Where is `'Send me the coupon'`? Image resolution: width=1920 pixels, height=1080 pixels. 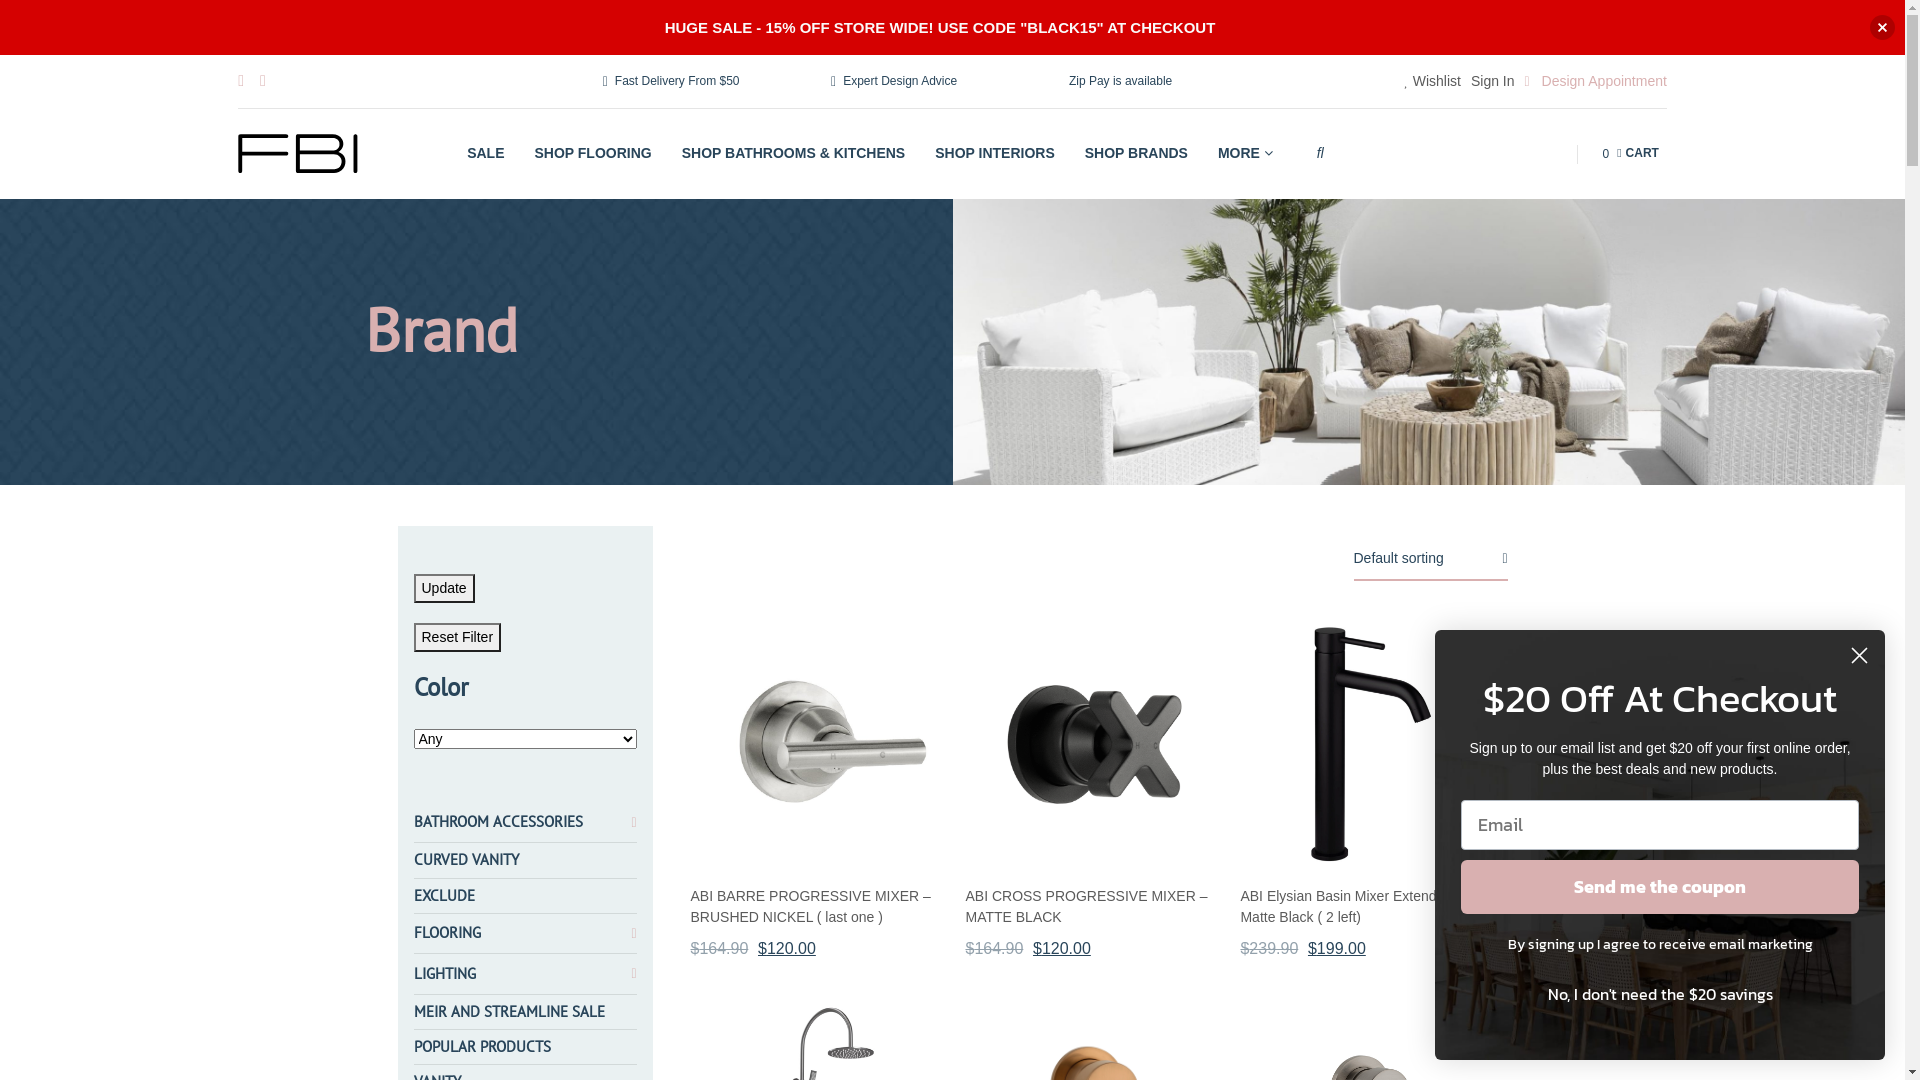
'Send me the coupon' is located at coordinates (1660, 886).